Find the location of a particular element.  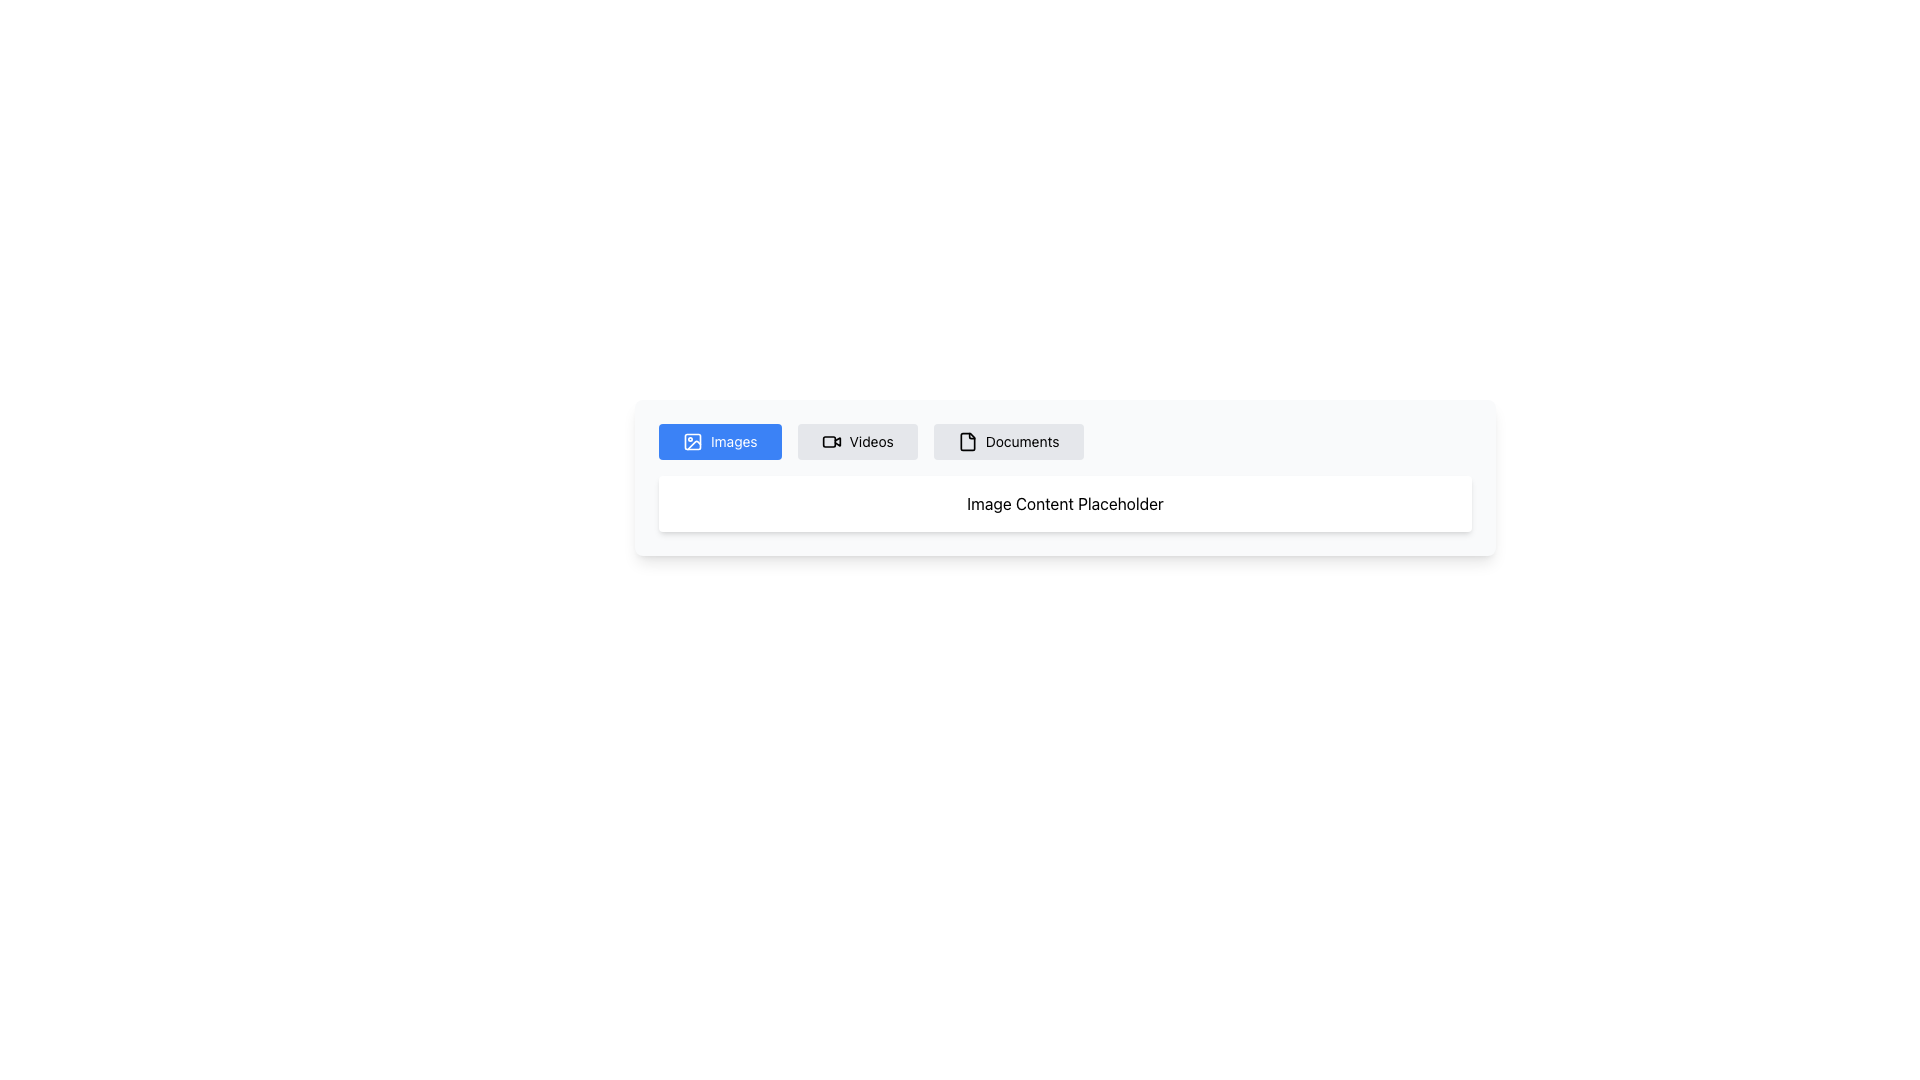

the 'Documents' button, which is the third tab in the horizontal tab group at the top center of the interface, to activate hover effects is located at coordinates (1008, 441).